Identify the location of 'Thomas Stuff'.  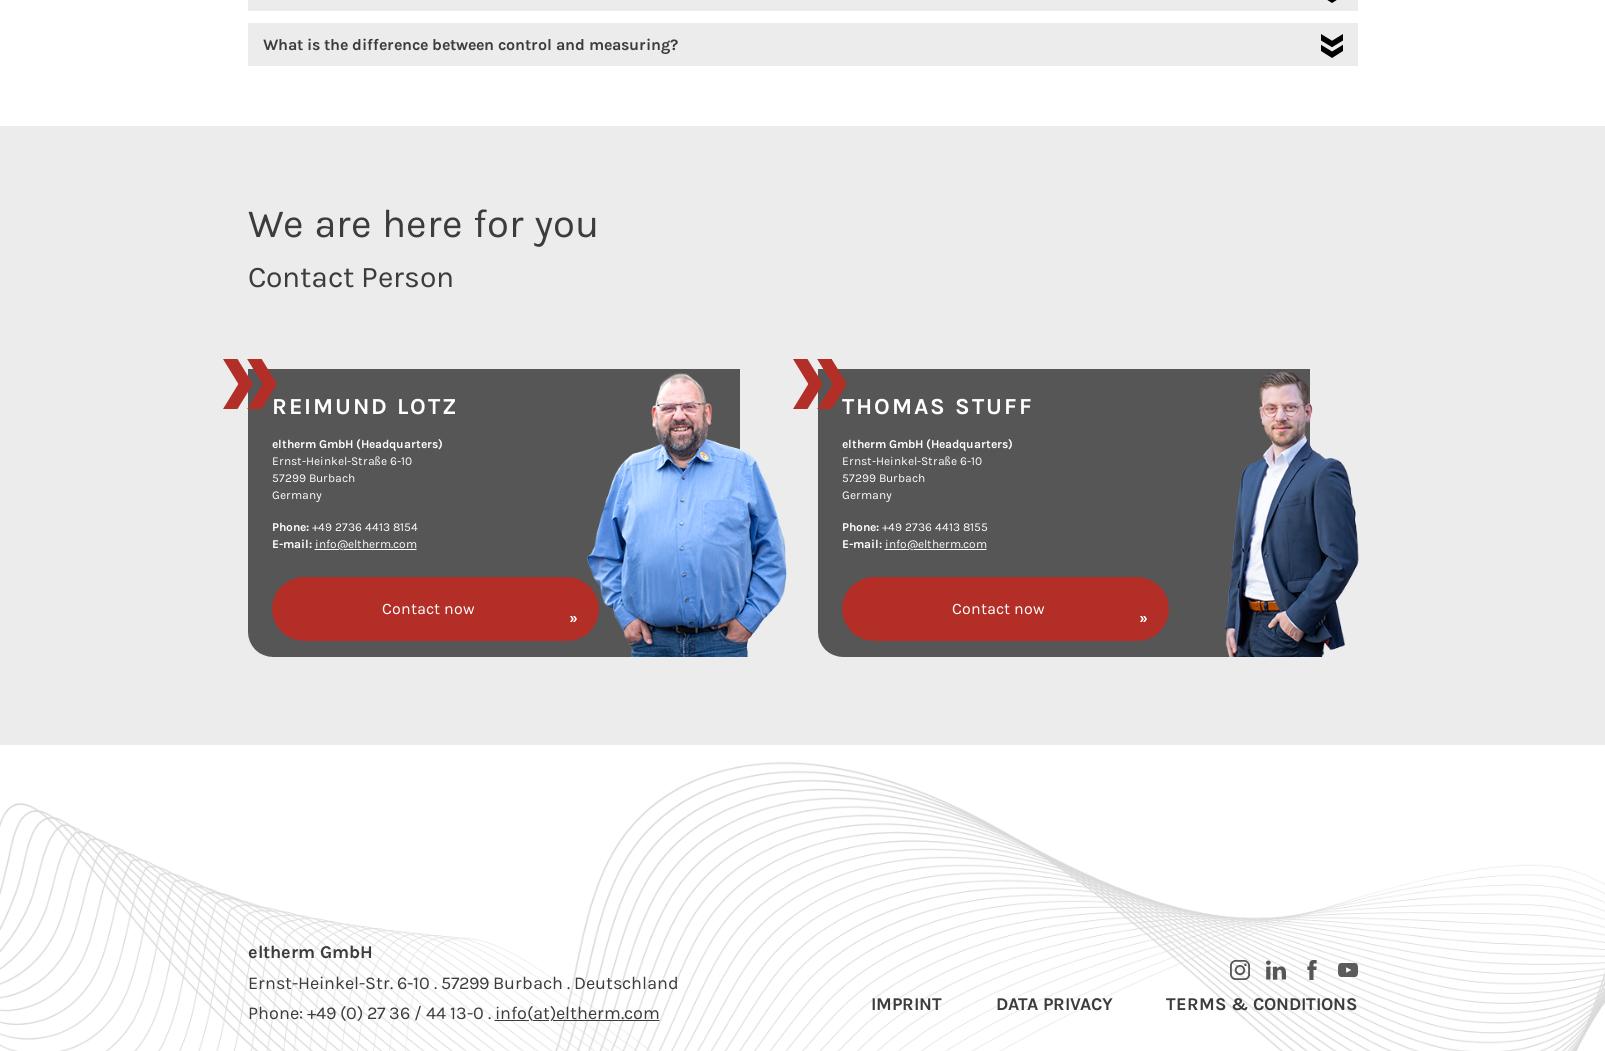
(841, 405).